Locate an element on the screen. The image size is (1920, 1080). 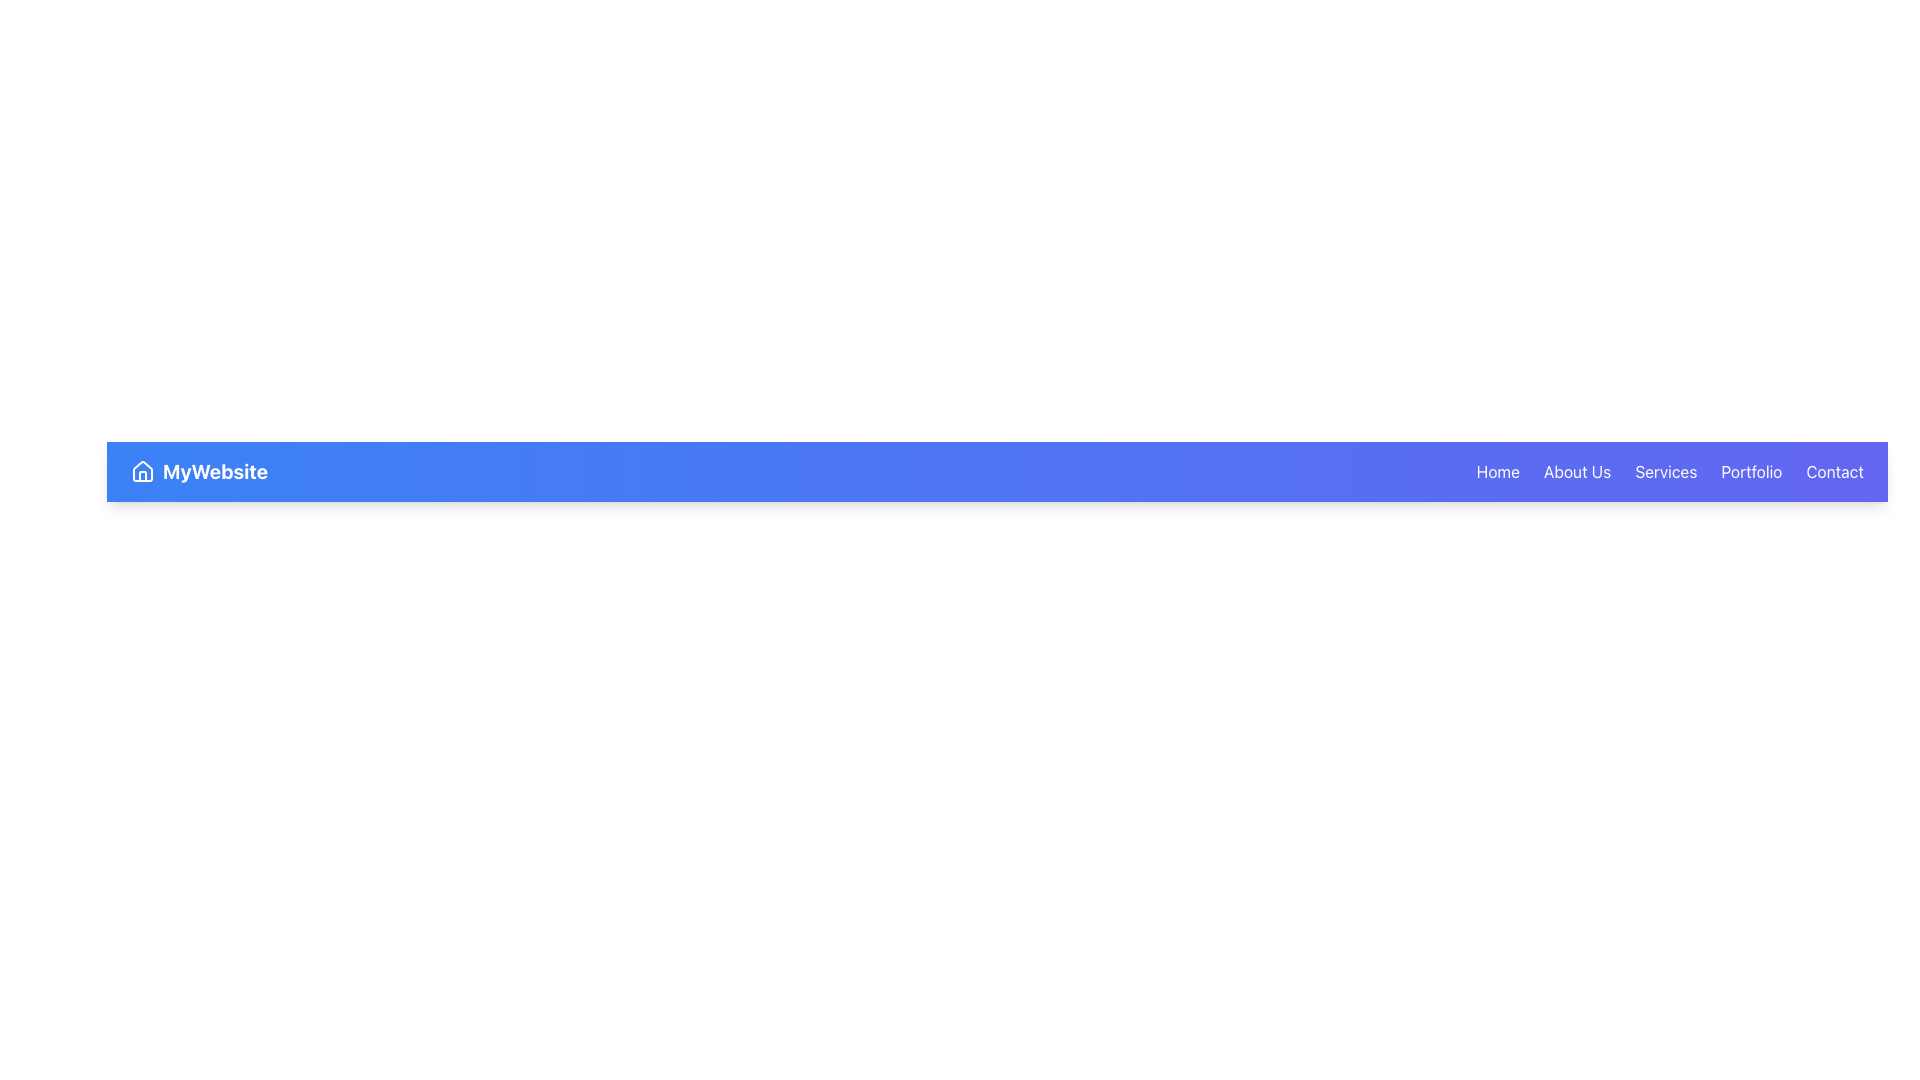
the 'MyWebsite' text logo with a house-shaped icon is located at coordinates (199, 471).